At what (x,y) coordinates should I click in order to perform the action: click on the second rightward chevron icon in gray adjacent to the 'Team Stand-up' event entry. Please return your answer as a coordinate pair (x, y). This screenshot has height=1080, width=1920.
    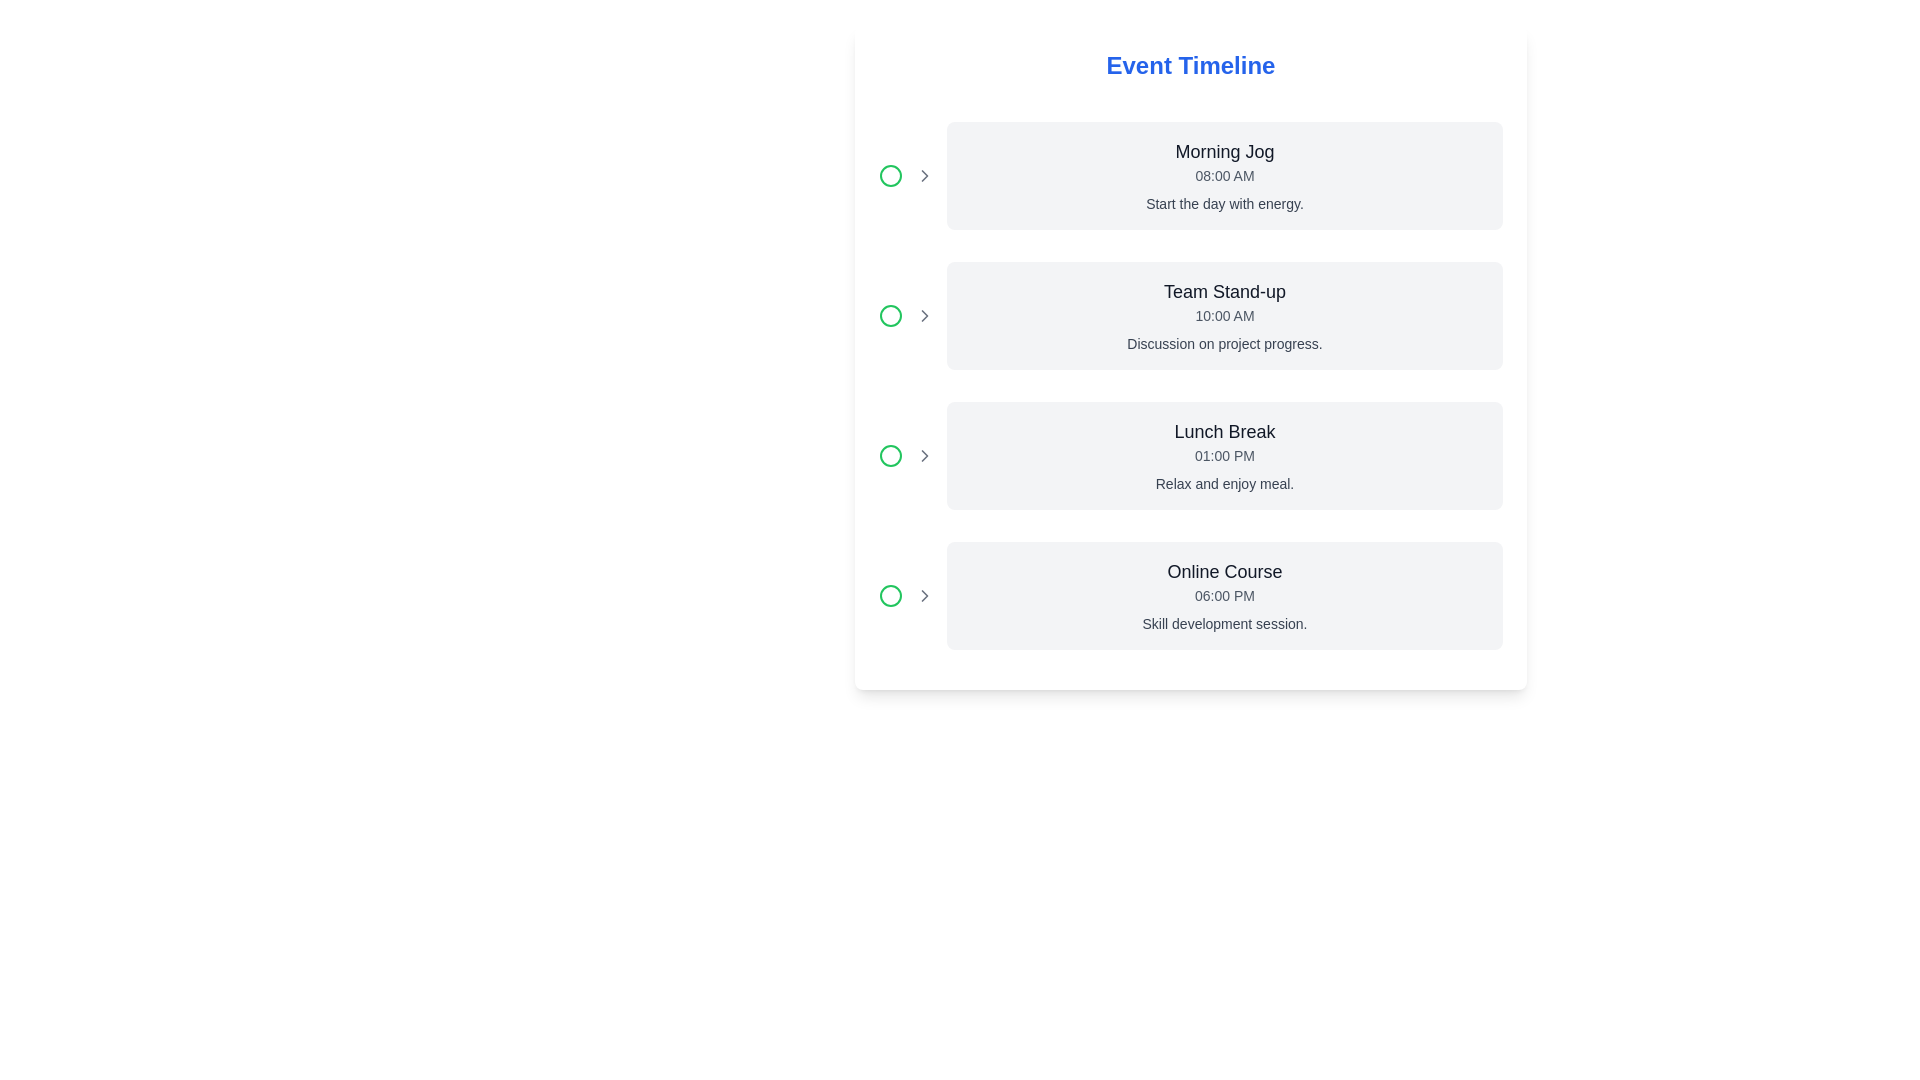
    Looking at the image, I should click on (924, 315).